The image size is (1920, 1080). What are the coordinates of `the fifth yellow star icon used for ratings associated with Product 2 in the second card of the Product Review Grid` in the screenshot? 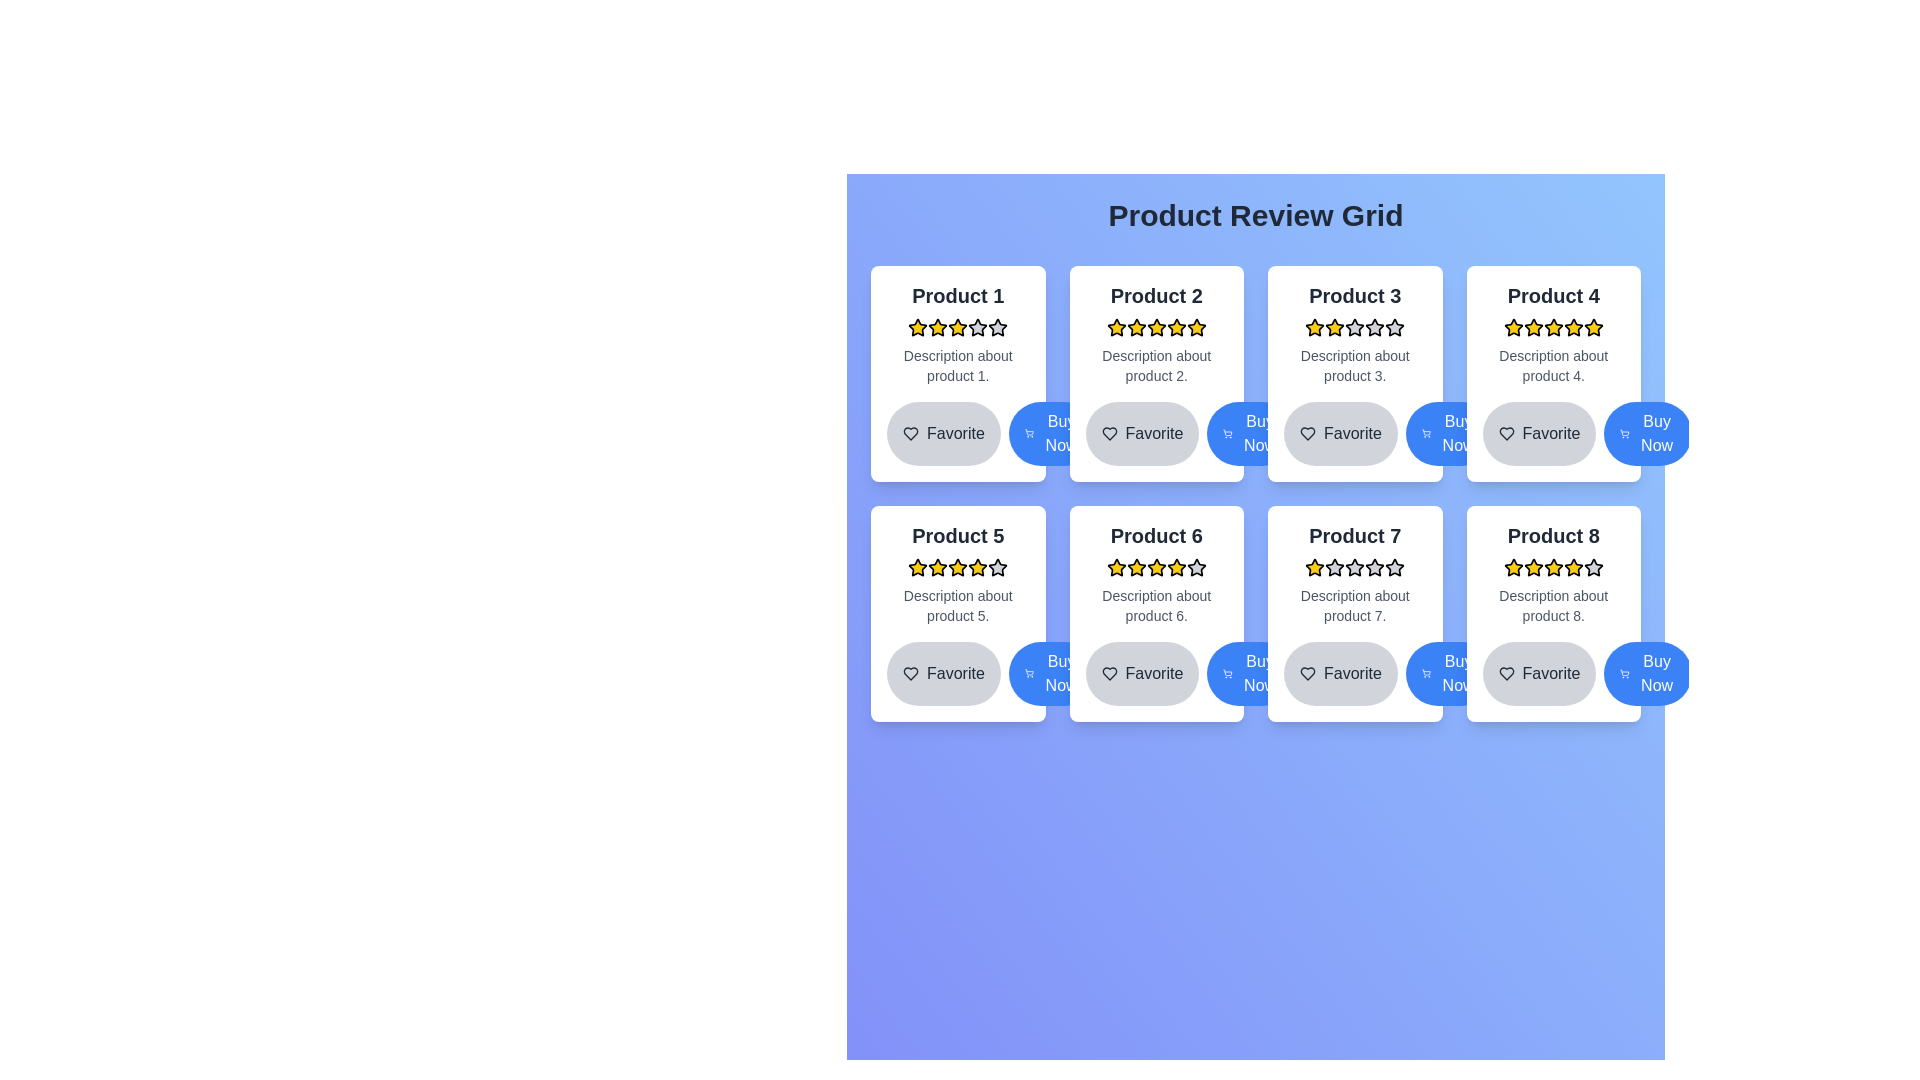 It's located at (1196, 326).